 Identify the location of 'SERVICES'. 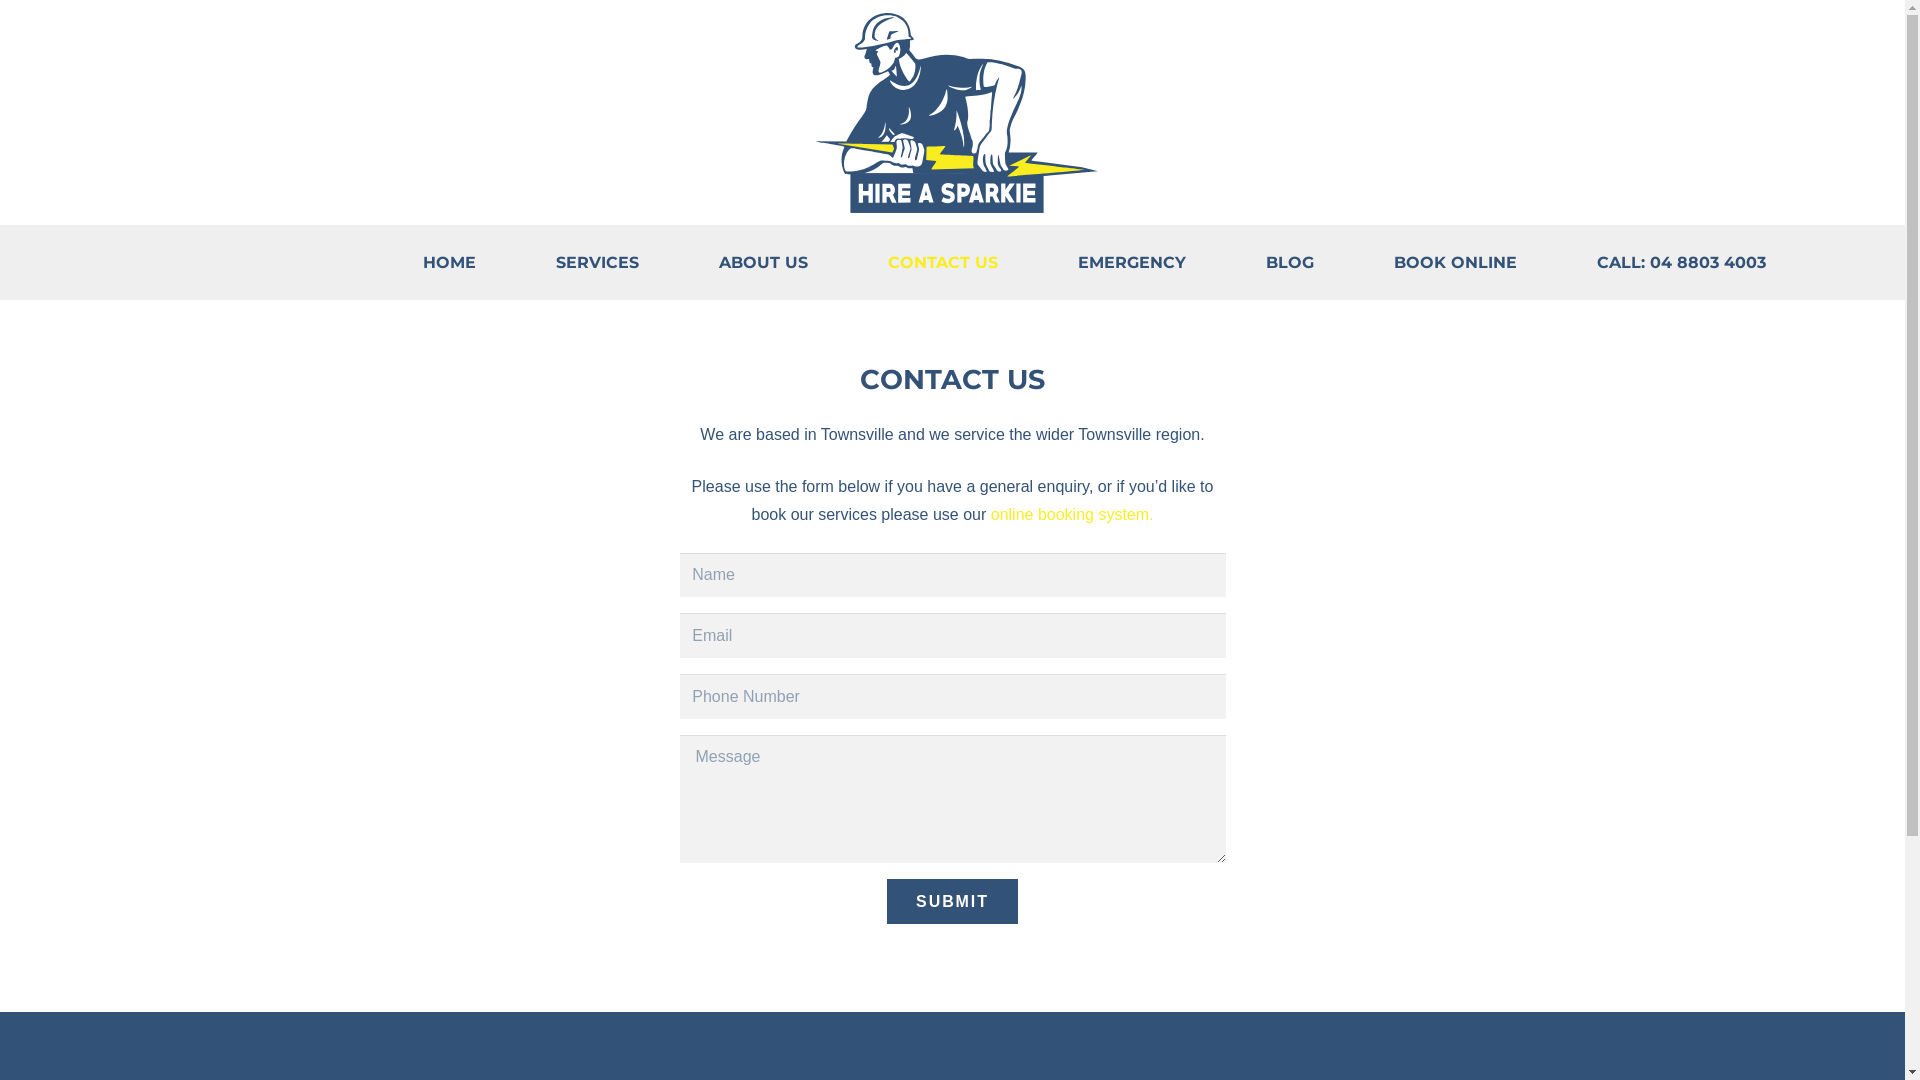
(596, 261).